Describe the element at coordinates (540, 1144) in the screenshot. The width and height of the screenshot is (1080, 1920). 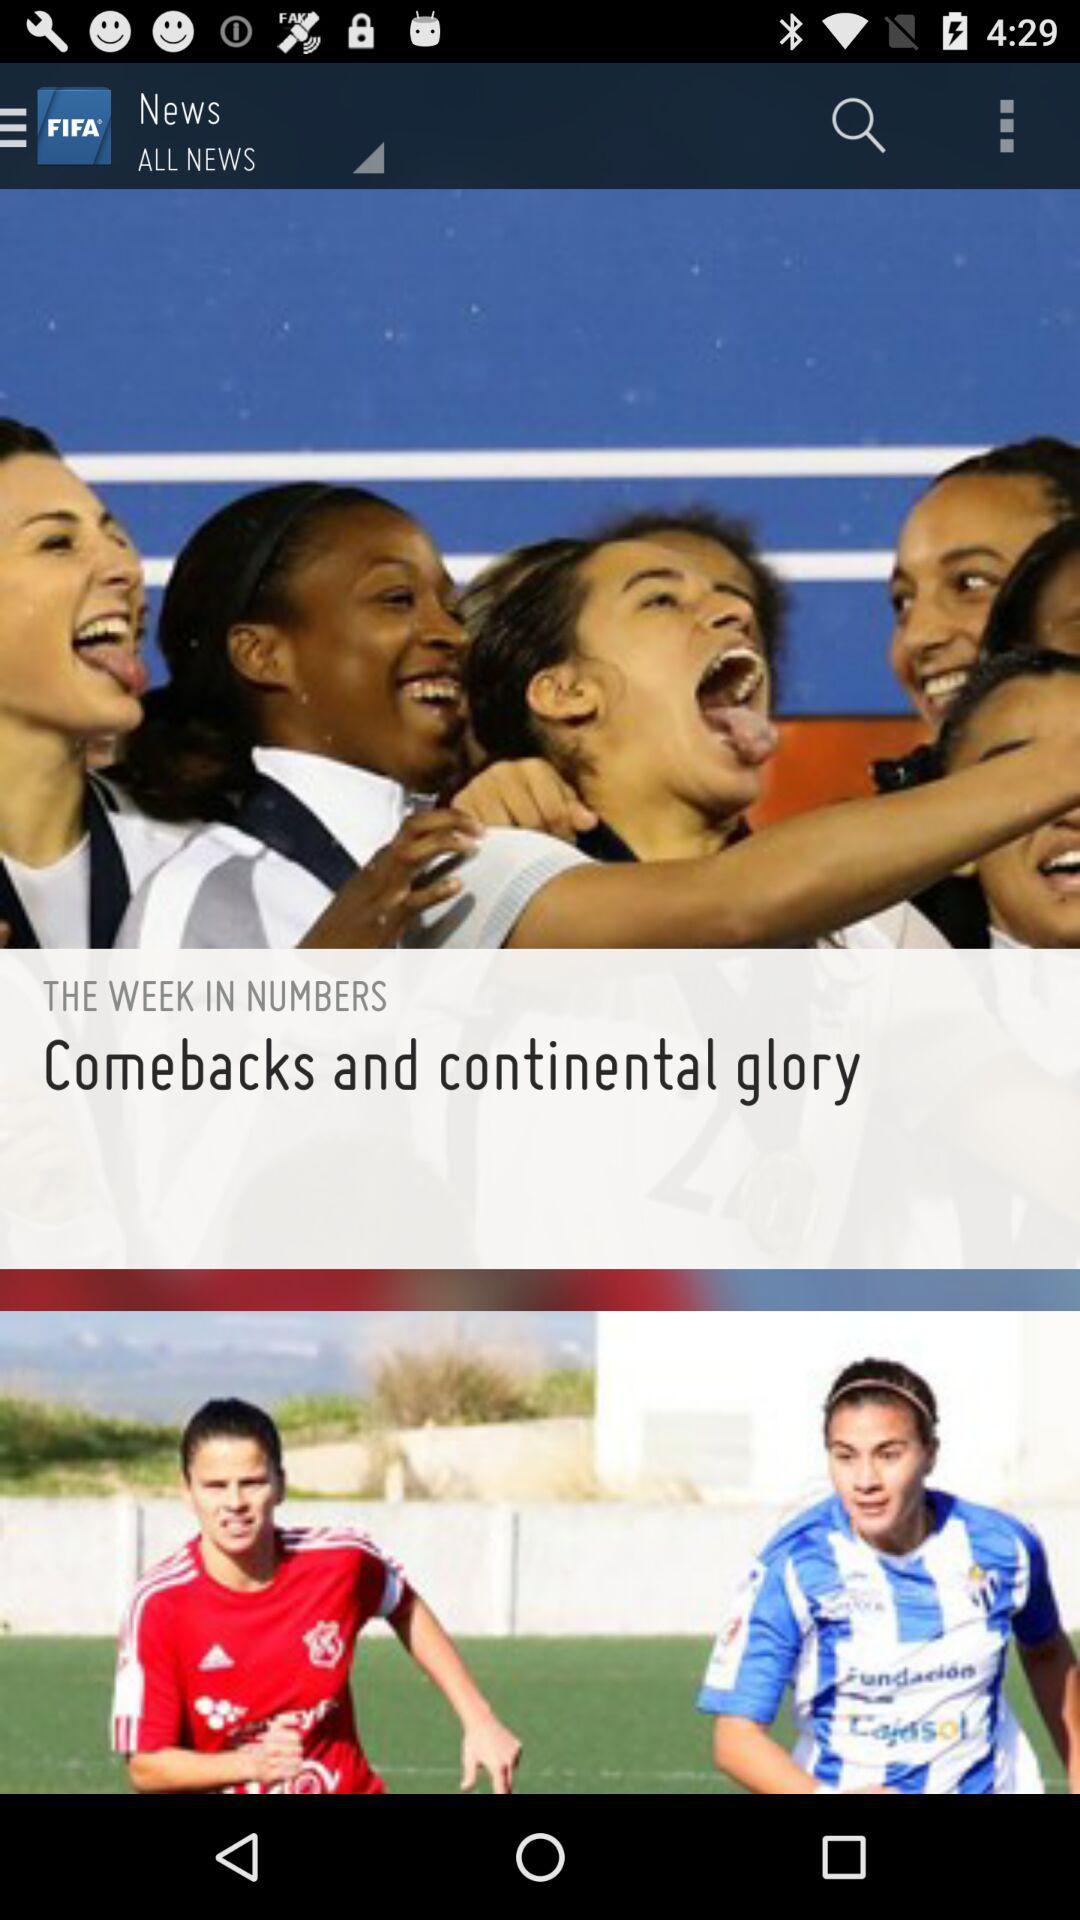
I see `comebacks and continental item` at that location.